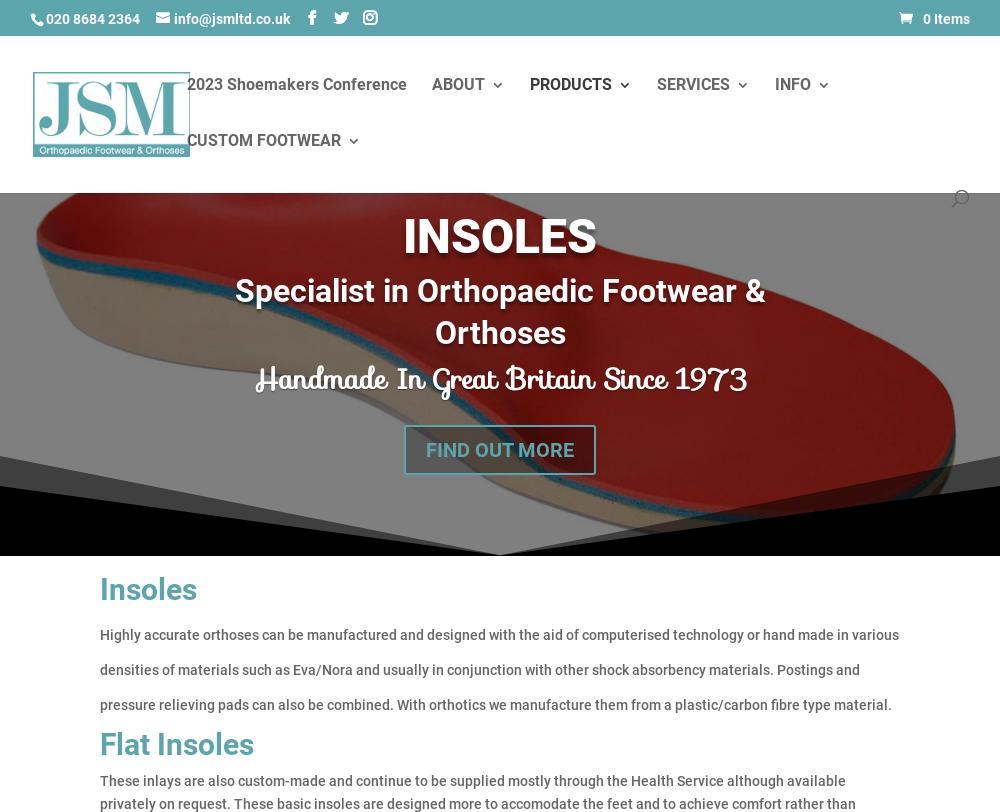 The height and width of the screenshot is (812, 1000). Describe the element at coordinates (692, 84) in the screenshot. I see `'SERVICES'` at that location.